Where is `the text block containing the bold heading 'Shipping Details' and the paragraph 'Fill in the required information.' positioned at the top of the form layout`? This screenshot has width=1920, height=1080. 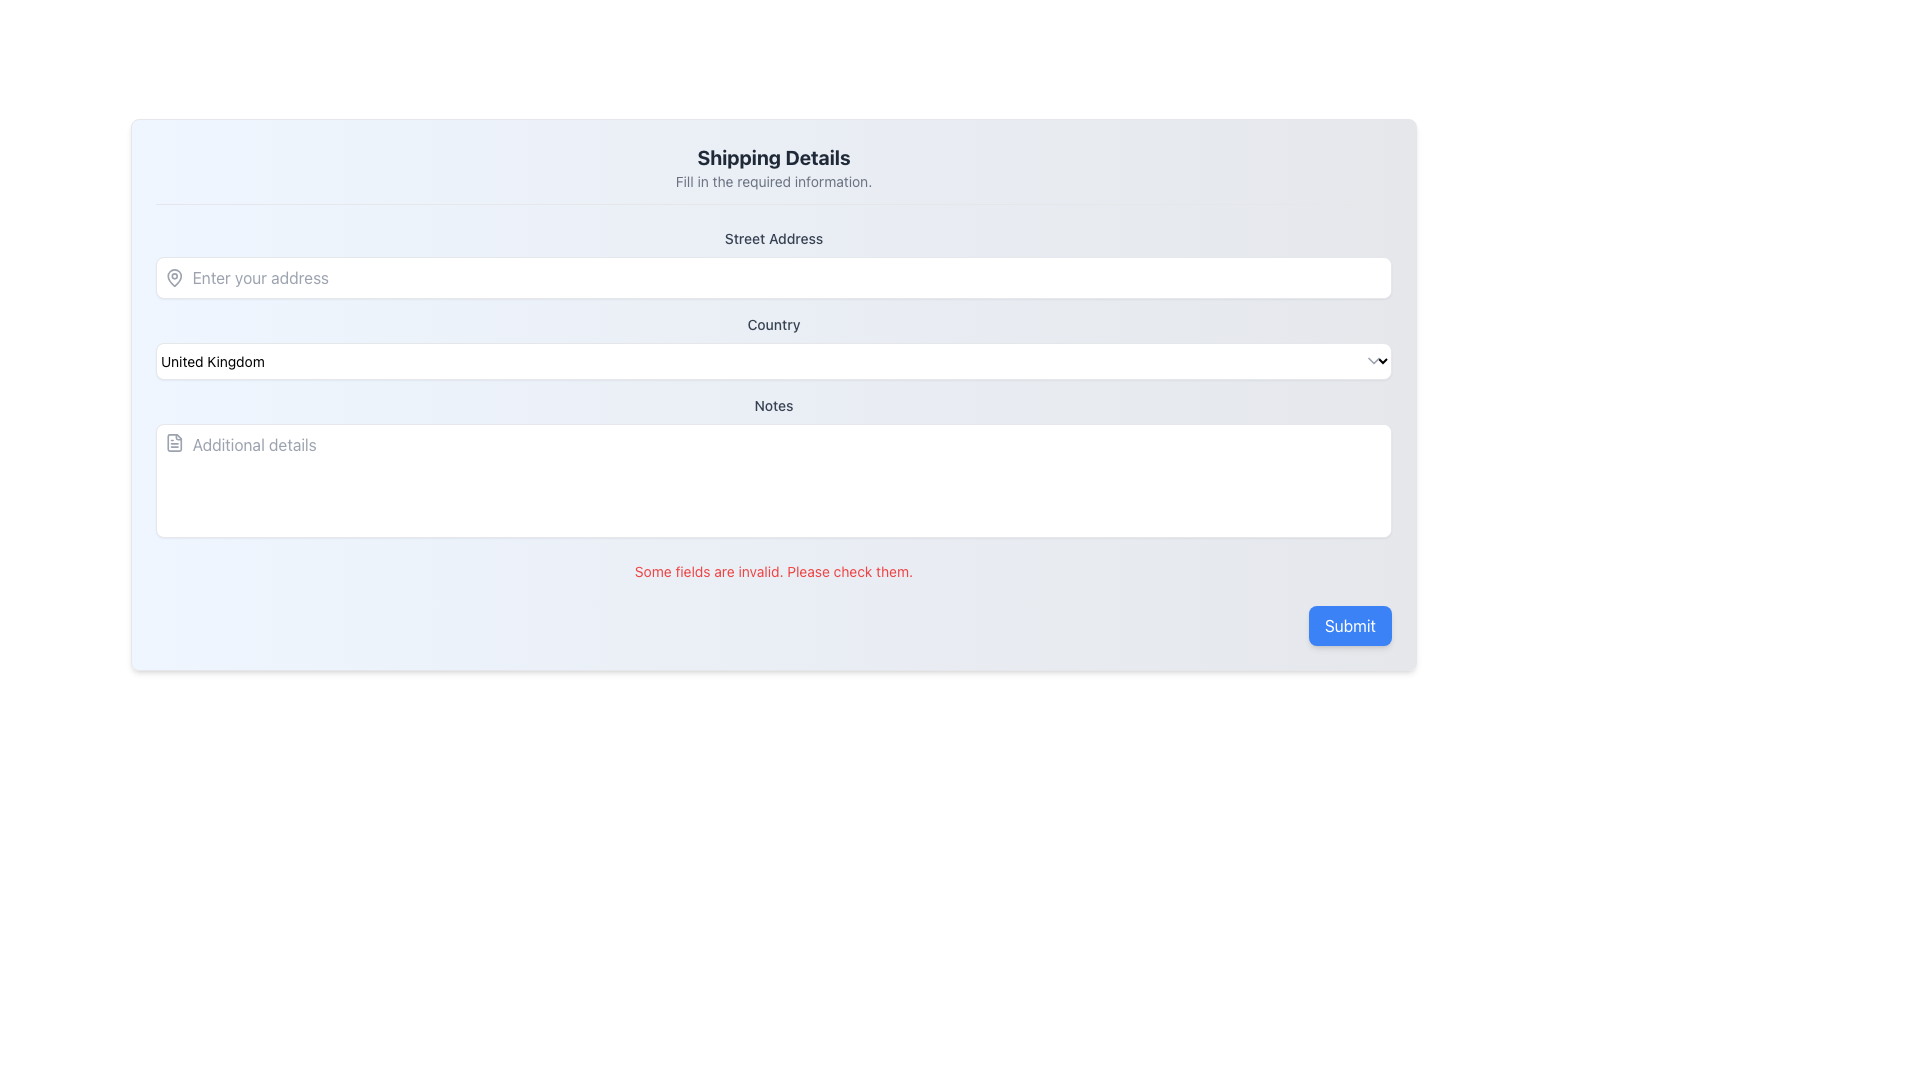
the text block containing the bold heading 'Shipping Details' and the paragraph 'Fill in the required information.' positioned at the top of the form layout is located at coordinates (772, 173).